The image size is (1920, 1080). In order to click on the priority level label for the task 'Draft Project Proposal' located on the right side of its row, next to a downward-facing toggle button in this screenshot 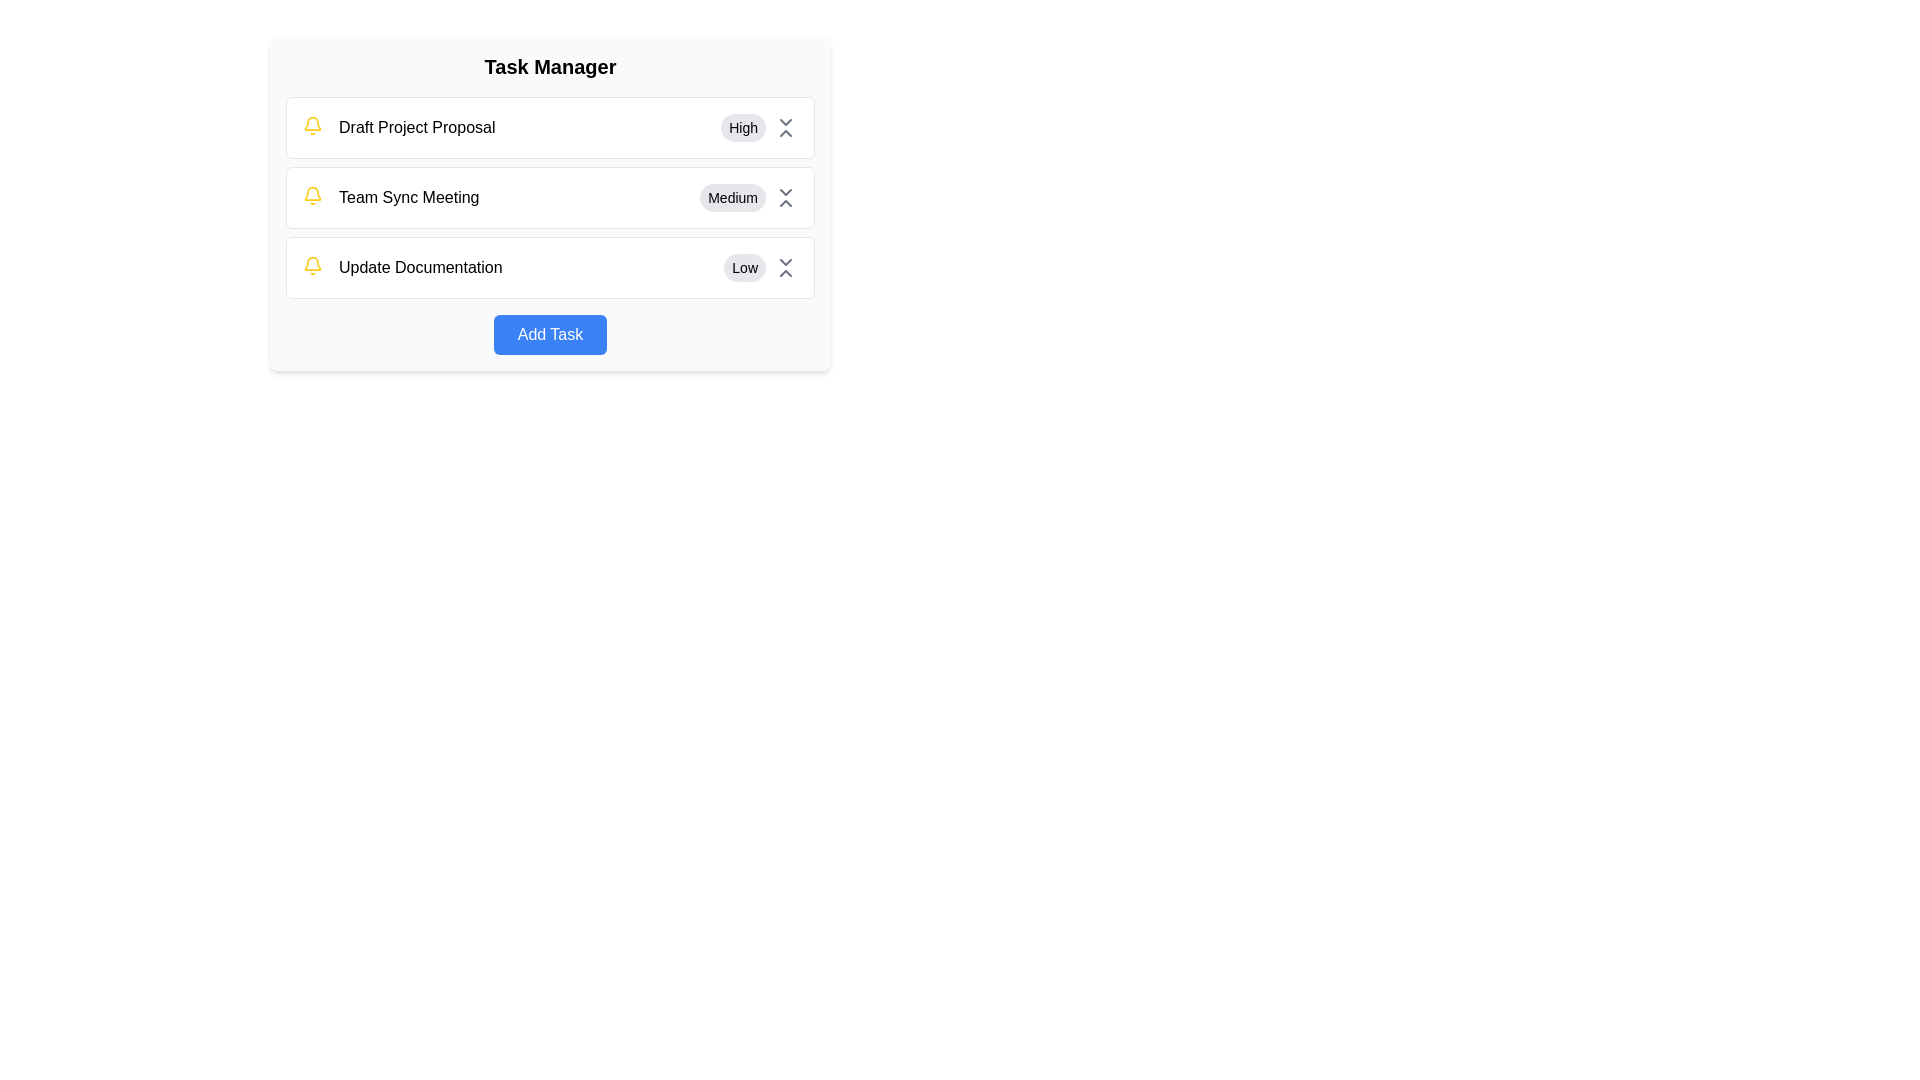, I will do `click(758, 127)`.